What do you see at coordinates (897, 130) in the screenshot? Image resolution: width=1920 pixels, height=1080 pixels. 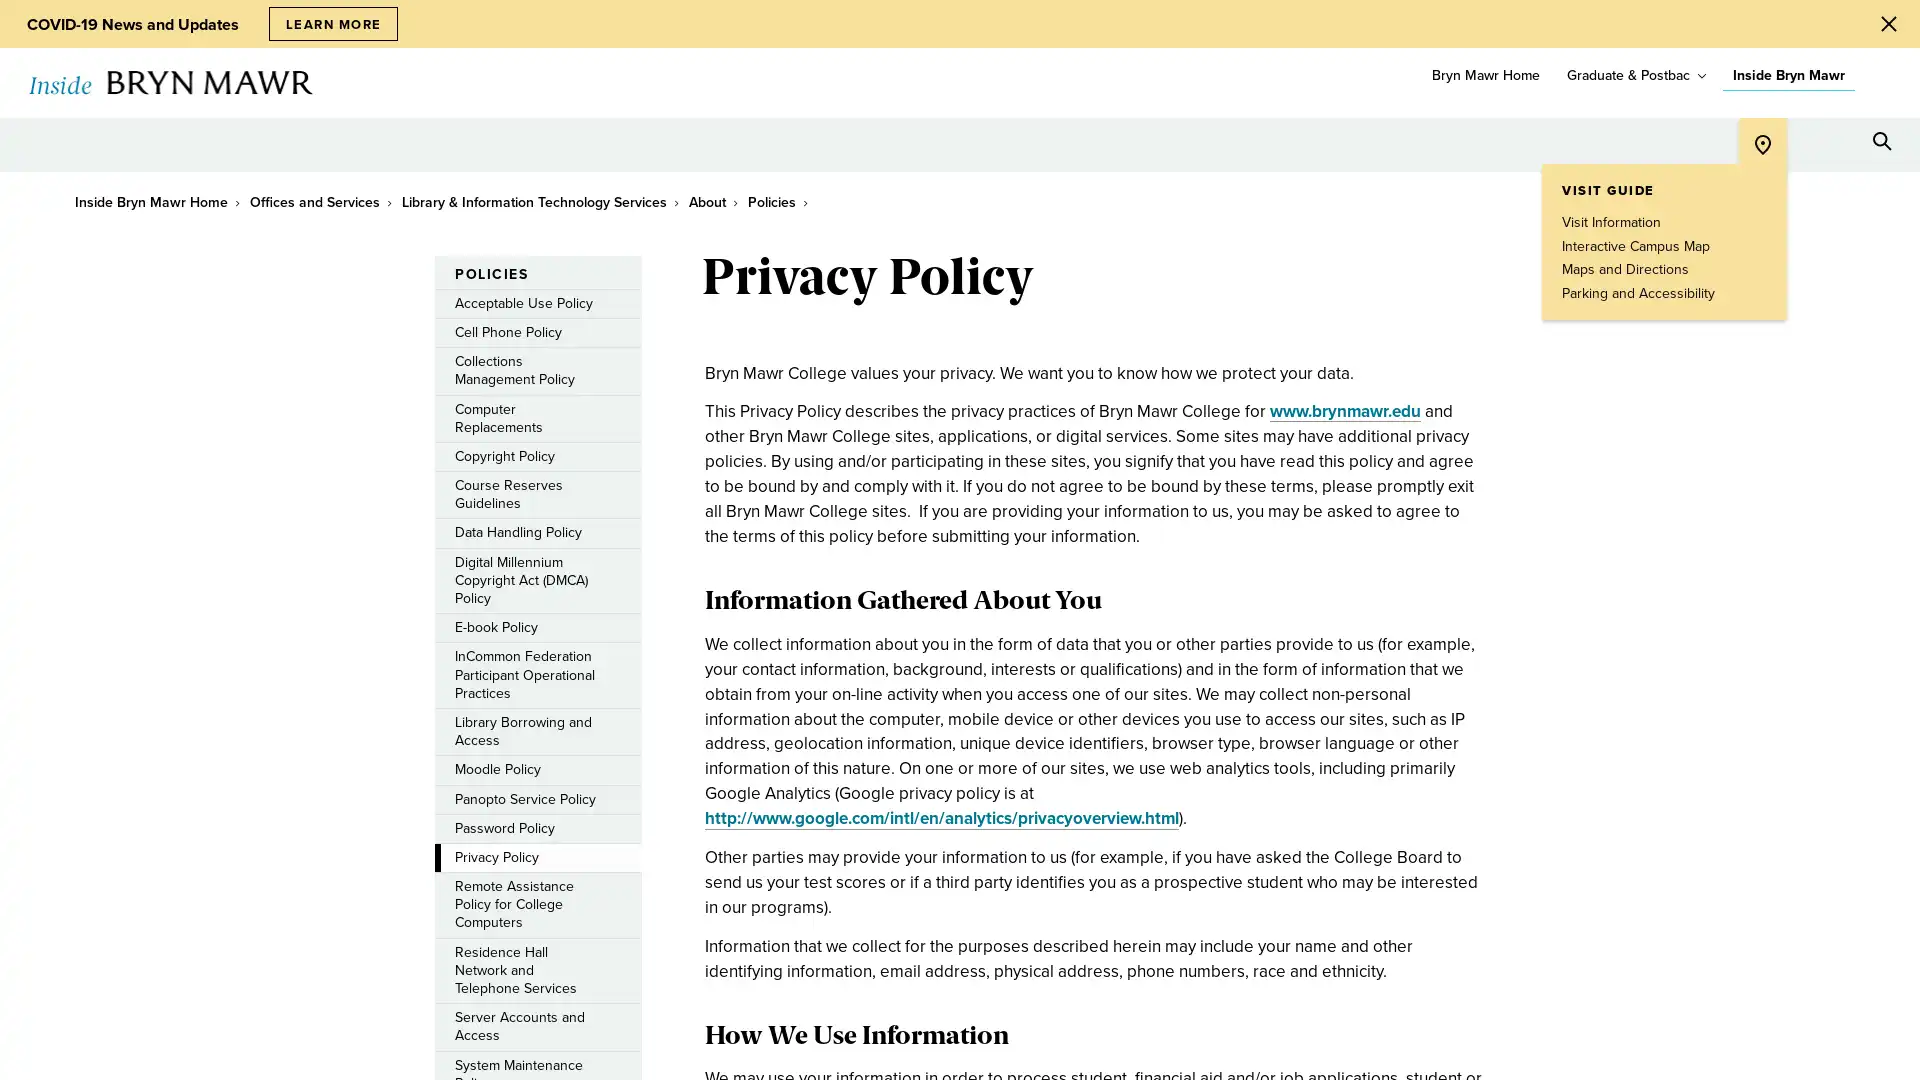 I see `toggle submenu` at bounding box center [897, 130].